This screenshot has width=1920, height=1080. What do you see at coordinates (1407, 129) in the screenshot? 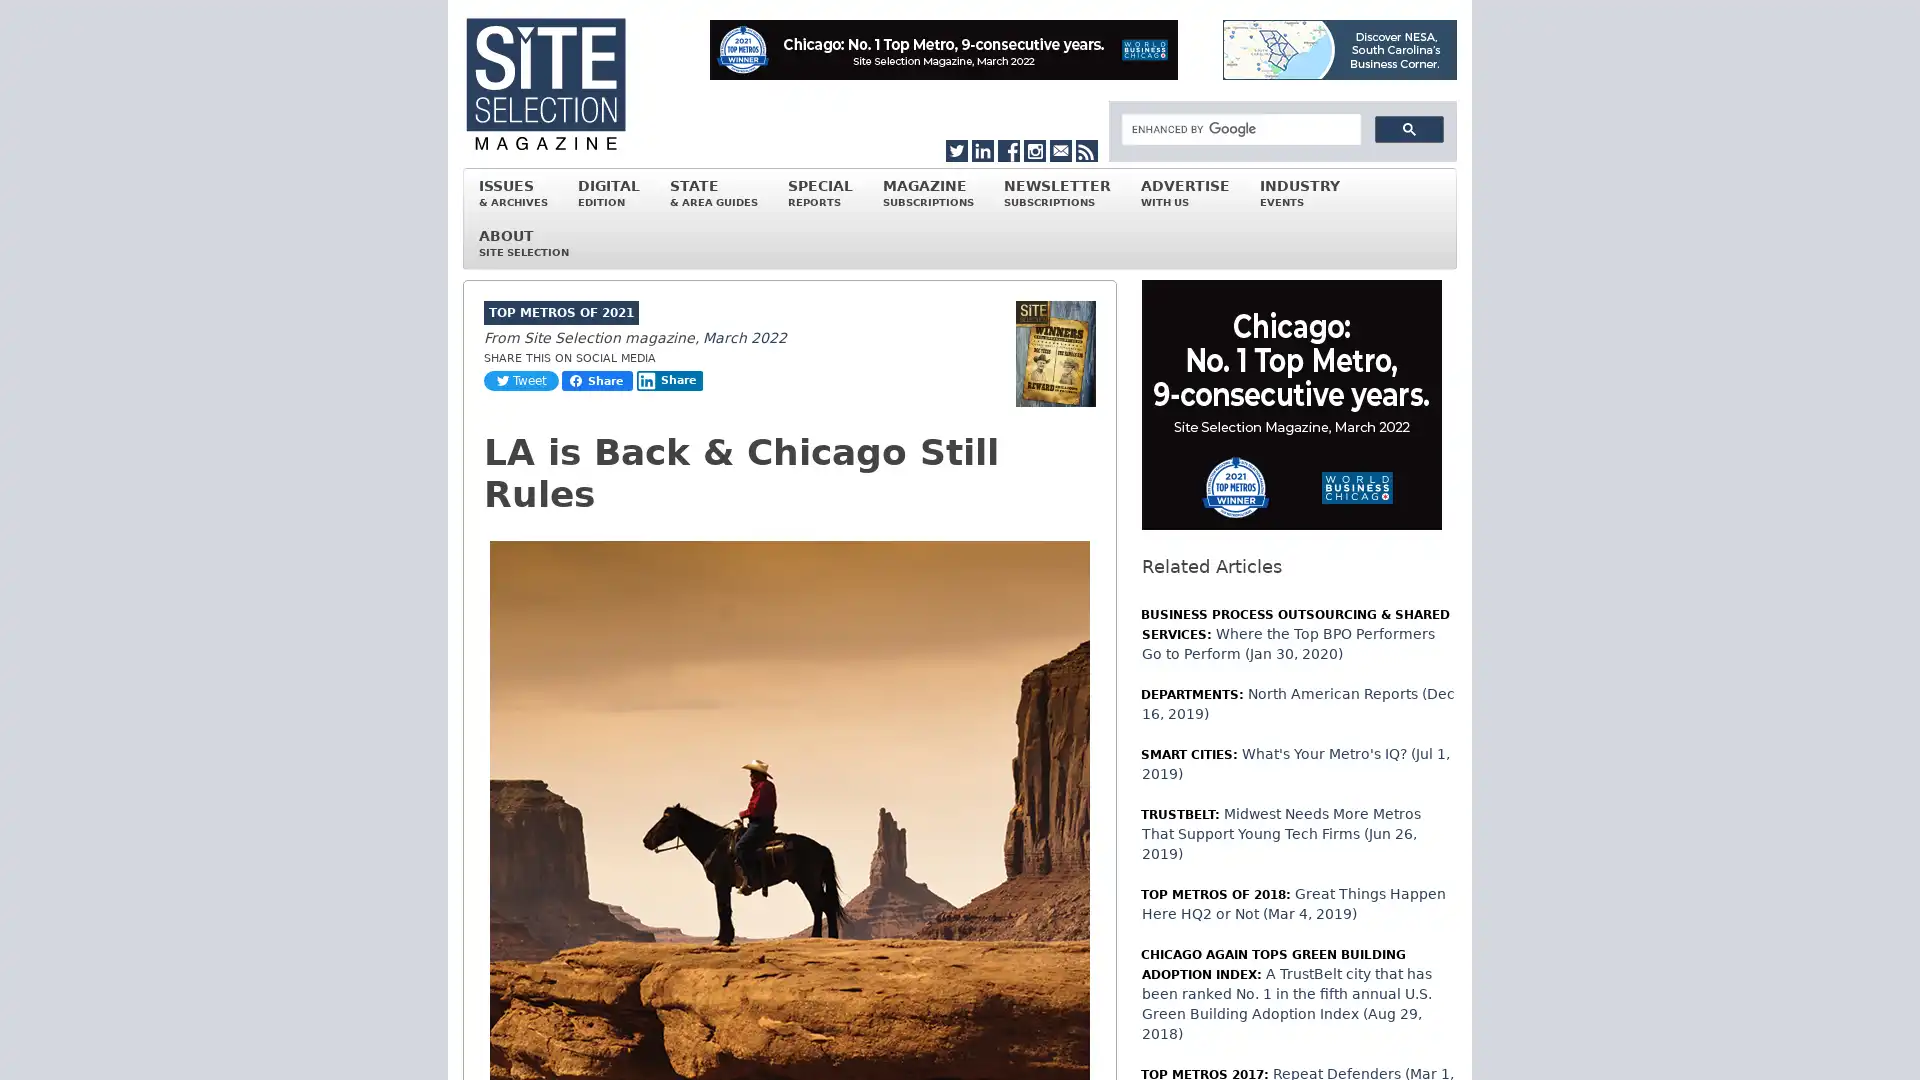
I see `search` at bounding box center [1407, 129].